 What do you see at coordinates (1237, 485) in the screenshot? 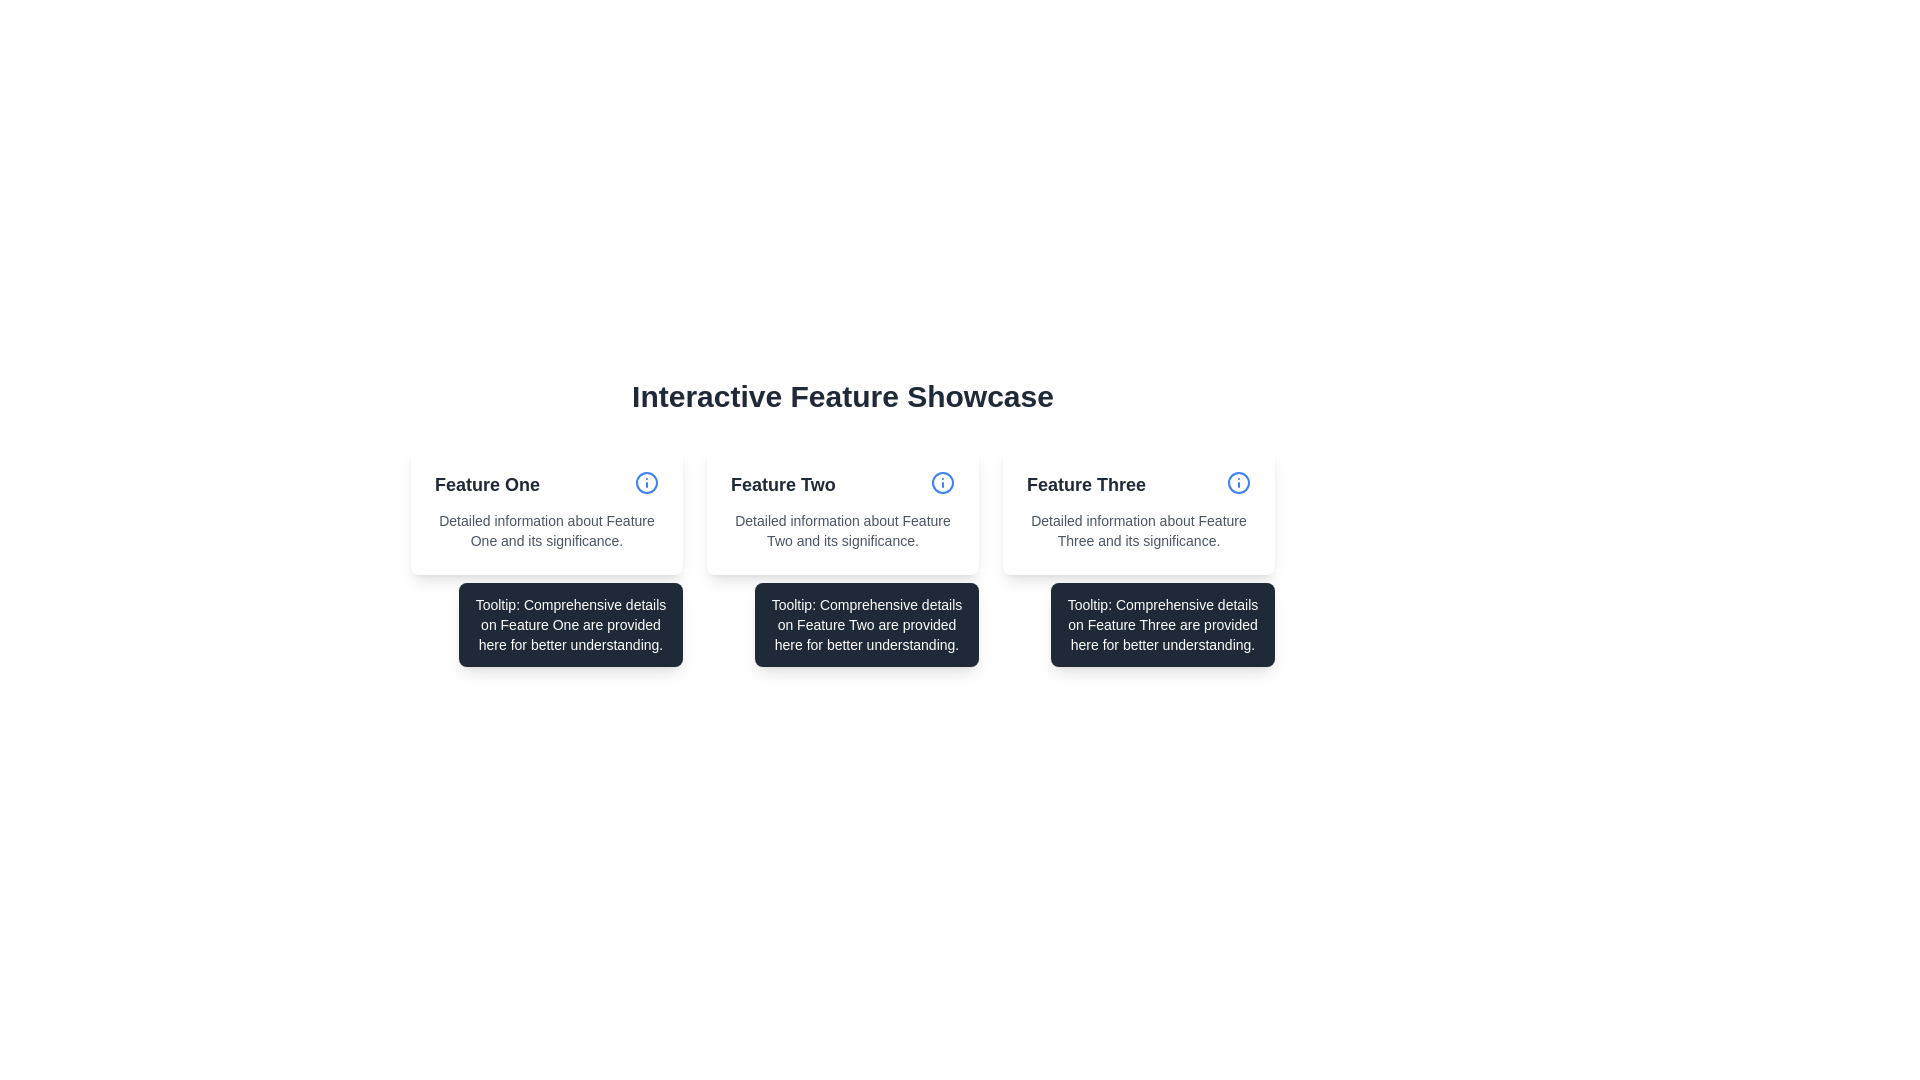
I see `the informational icon, a blue circle with a smaller dot inside, located in the top-right corner of the 'Feature Three' card` at bounding box center [1237, 485].